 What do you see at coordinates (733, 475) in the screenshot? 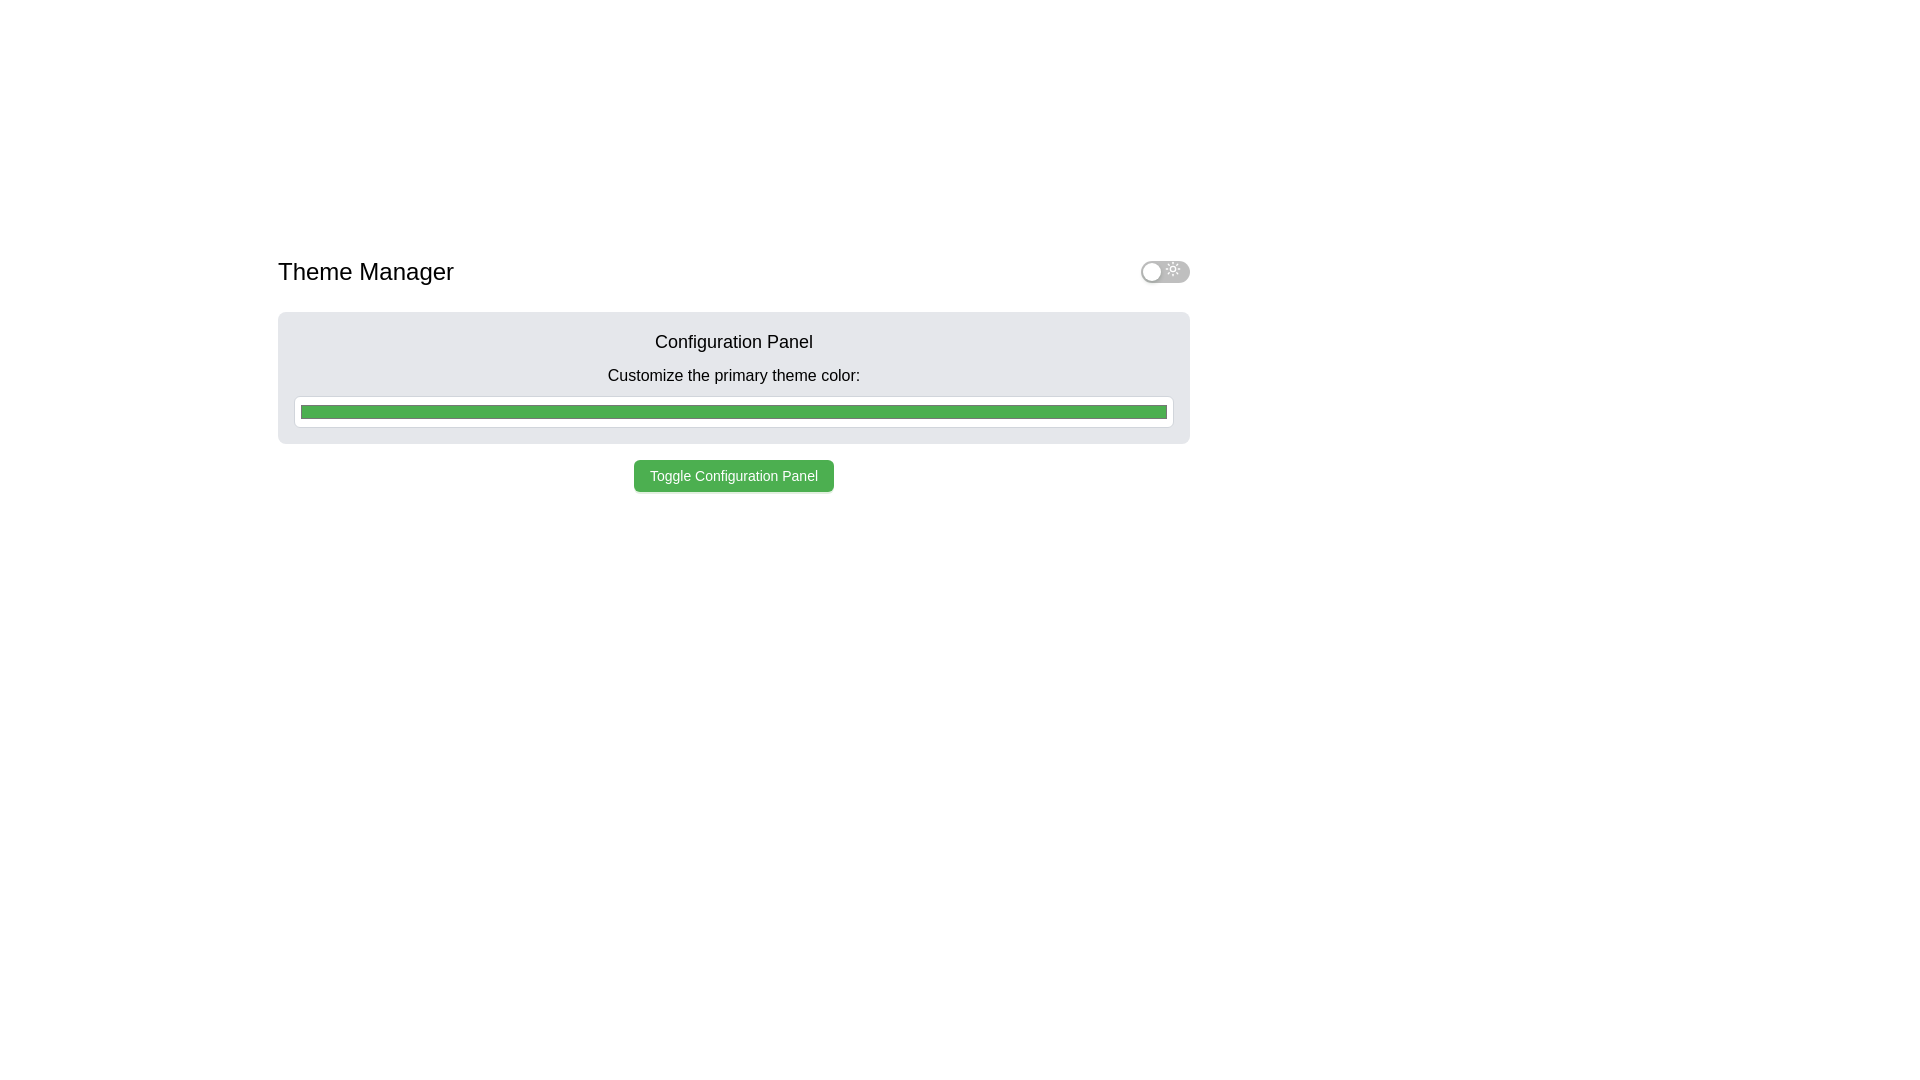
I see `the toggle button for the configuration panel to activate additional interaction effects` at bounding box center [733, 475].